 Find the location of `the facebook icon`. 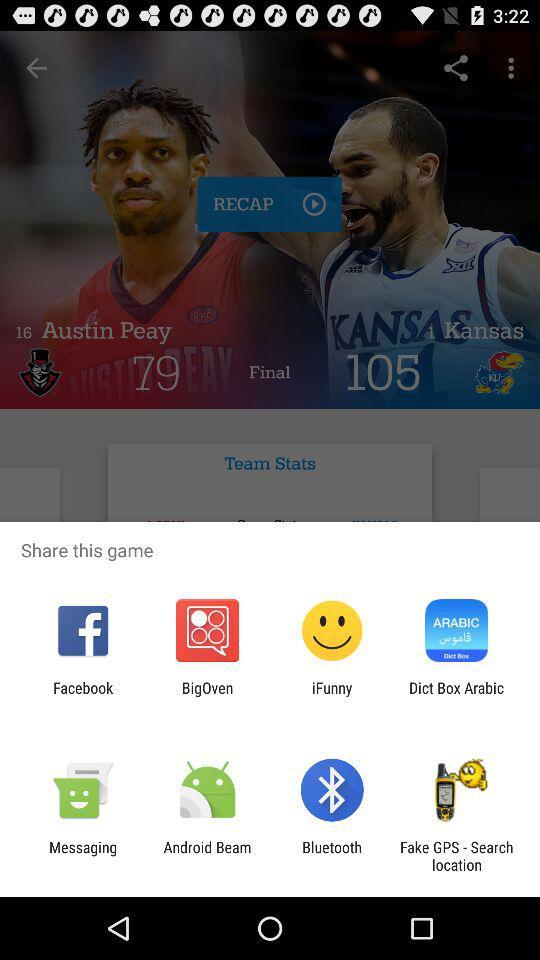

the facebook icon is located at coordinates (82, 696).